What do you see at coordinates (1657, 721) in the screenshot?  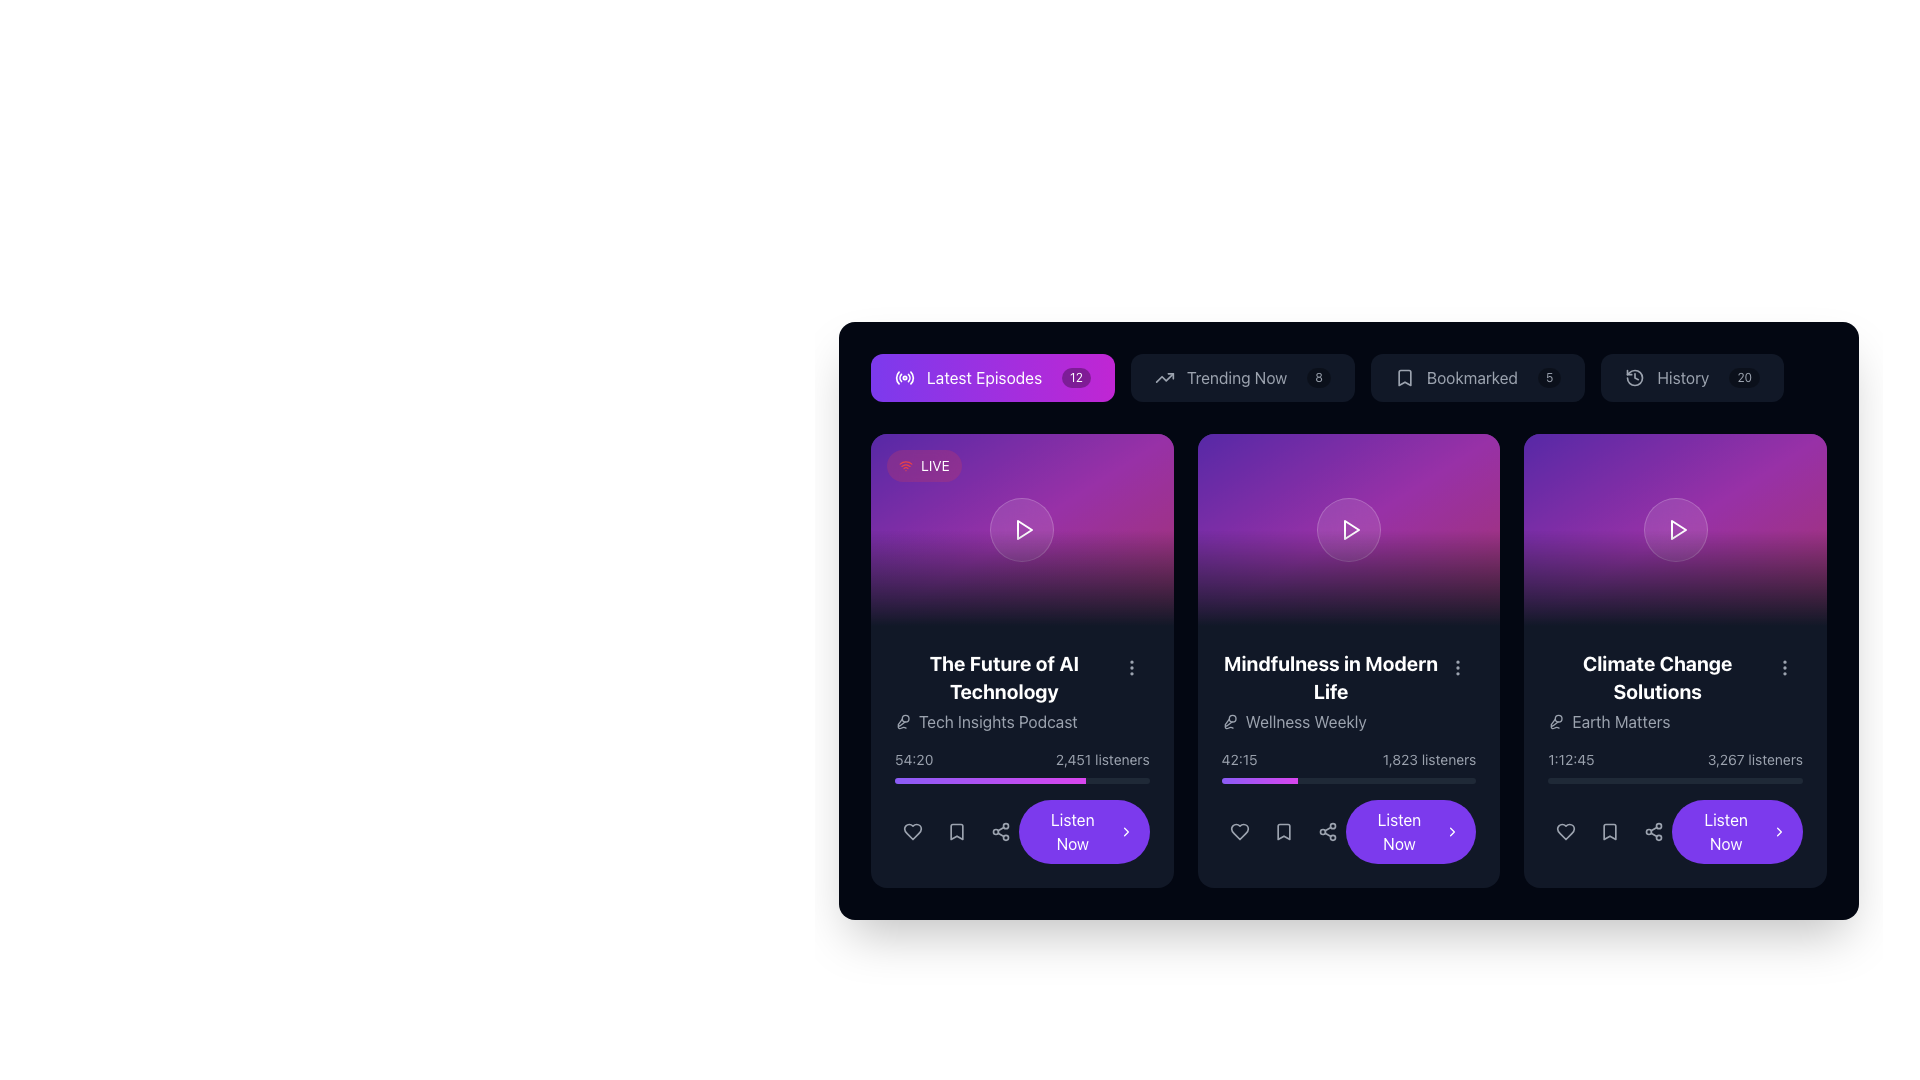 I see `the label 'Earth Matters' which is styled in gray font and features a microphone icon to its left, located beneath the title 'Climate Change Solutions' in the rightmost card of a three-card layout` at bounding box center [1657, 721].